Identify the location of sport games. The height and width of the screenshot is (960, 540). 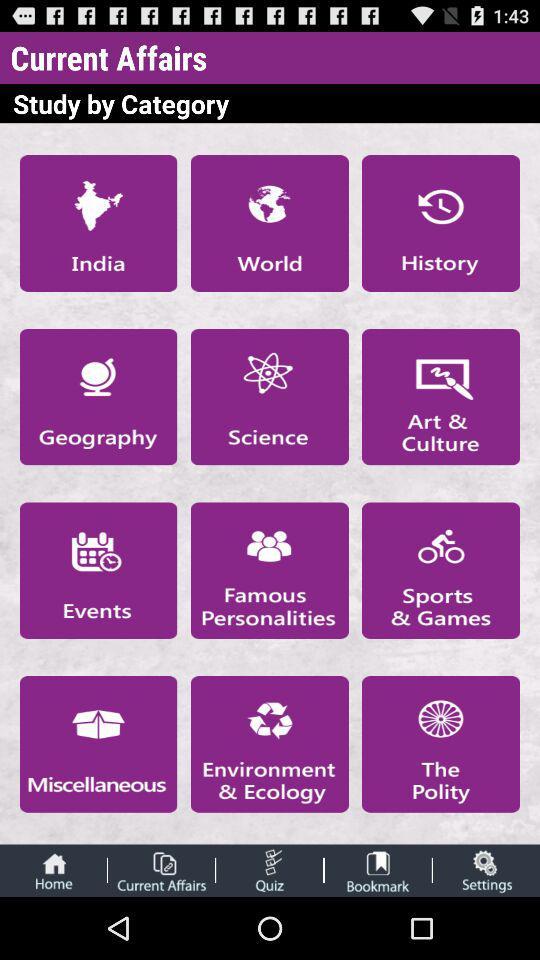
(441, 570).